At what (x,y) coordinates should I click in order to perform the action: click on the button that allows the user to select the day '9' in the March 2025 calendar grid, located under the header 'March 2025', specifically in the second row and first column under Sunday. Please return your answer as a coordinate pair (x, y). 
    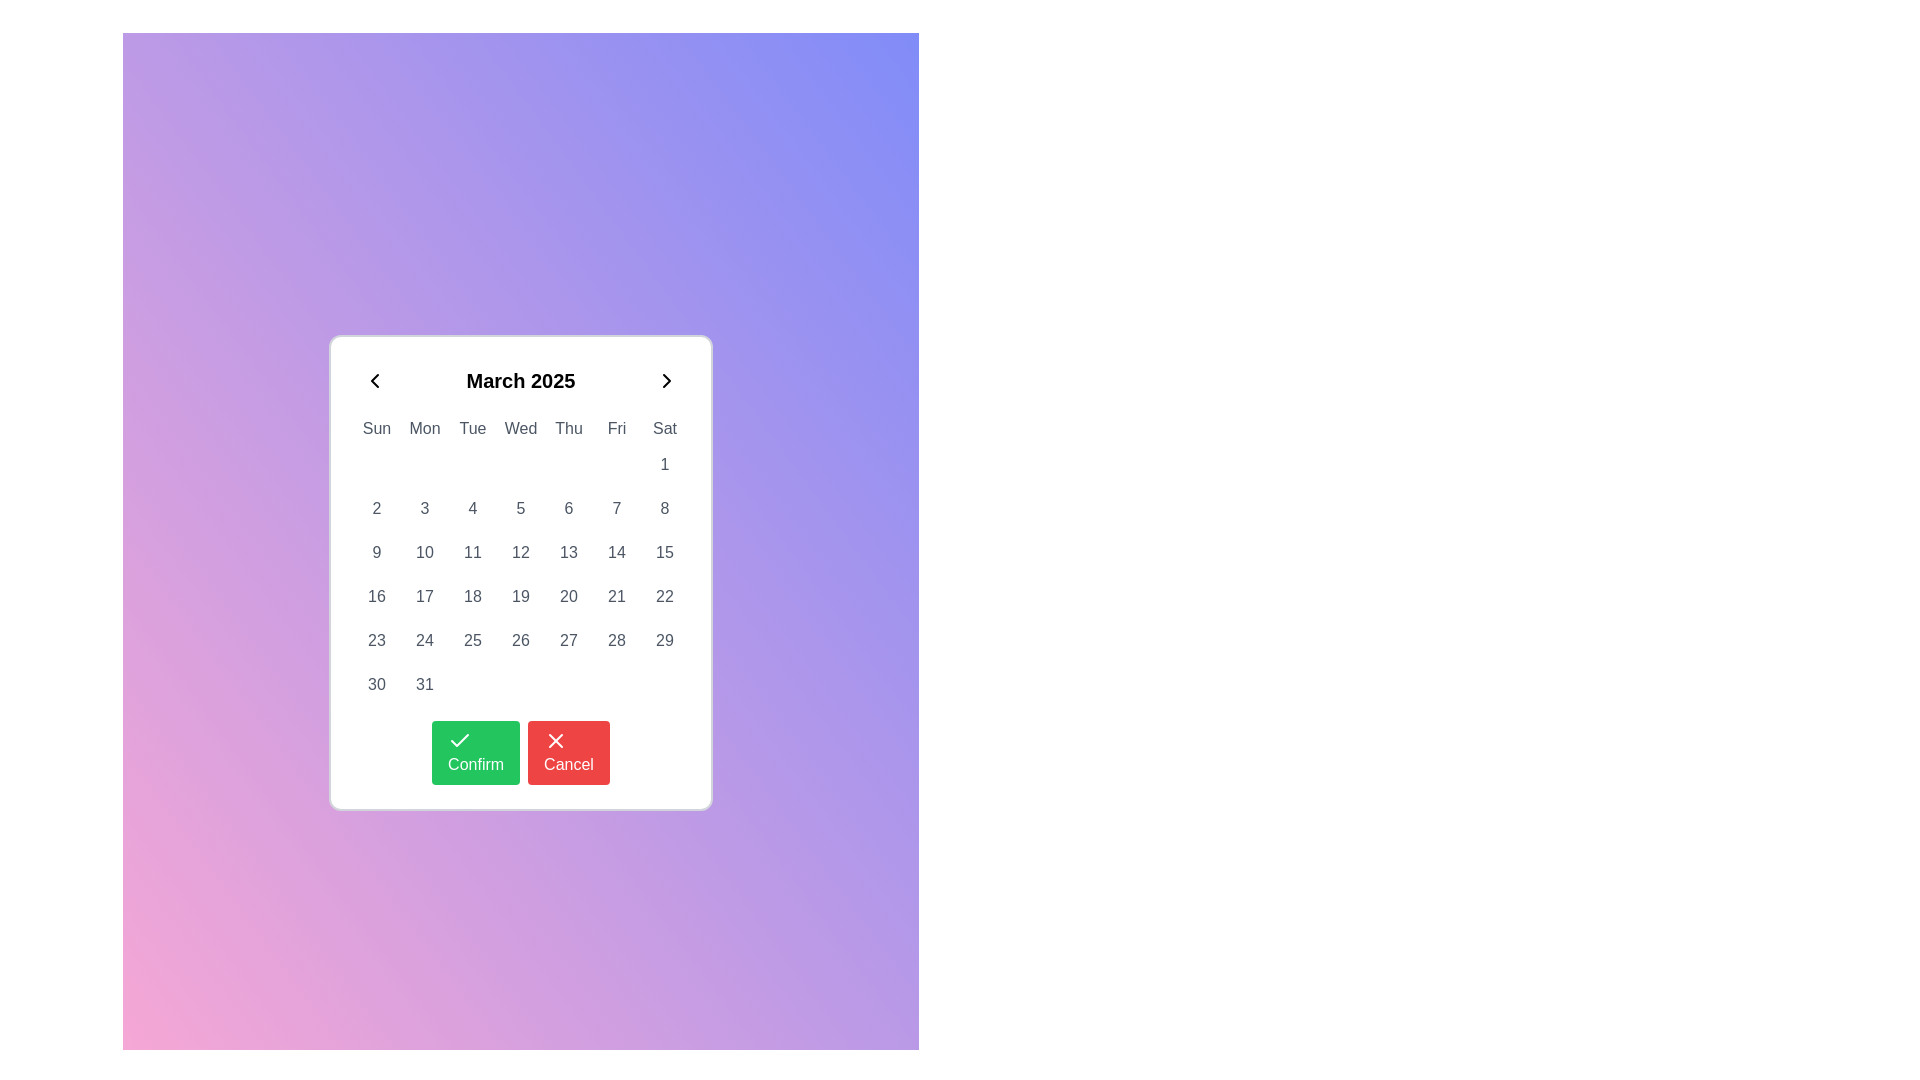
    Looking at the image, I should click on (377, 552).